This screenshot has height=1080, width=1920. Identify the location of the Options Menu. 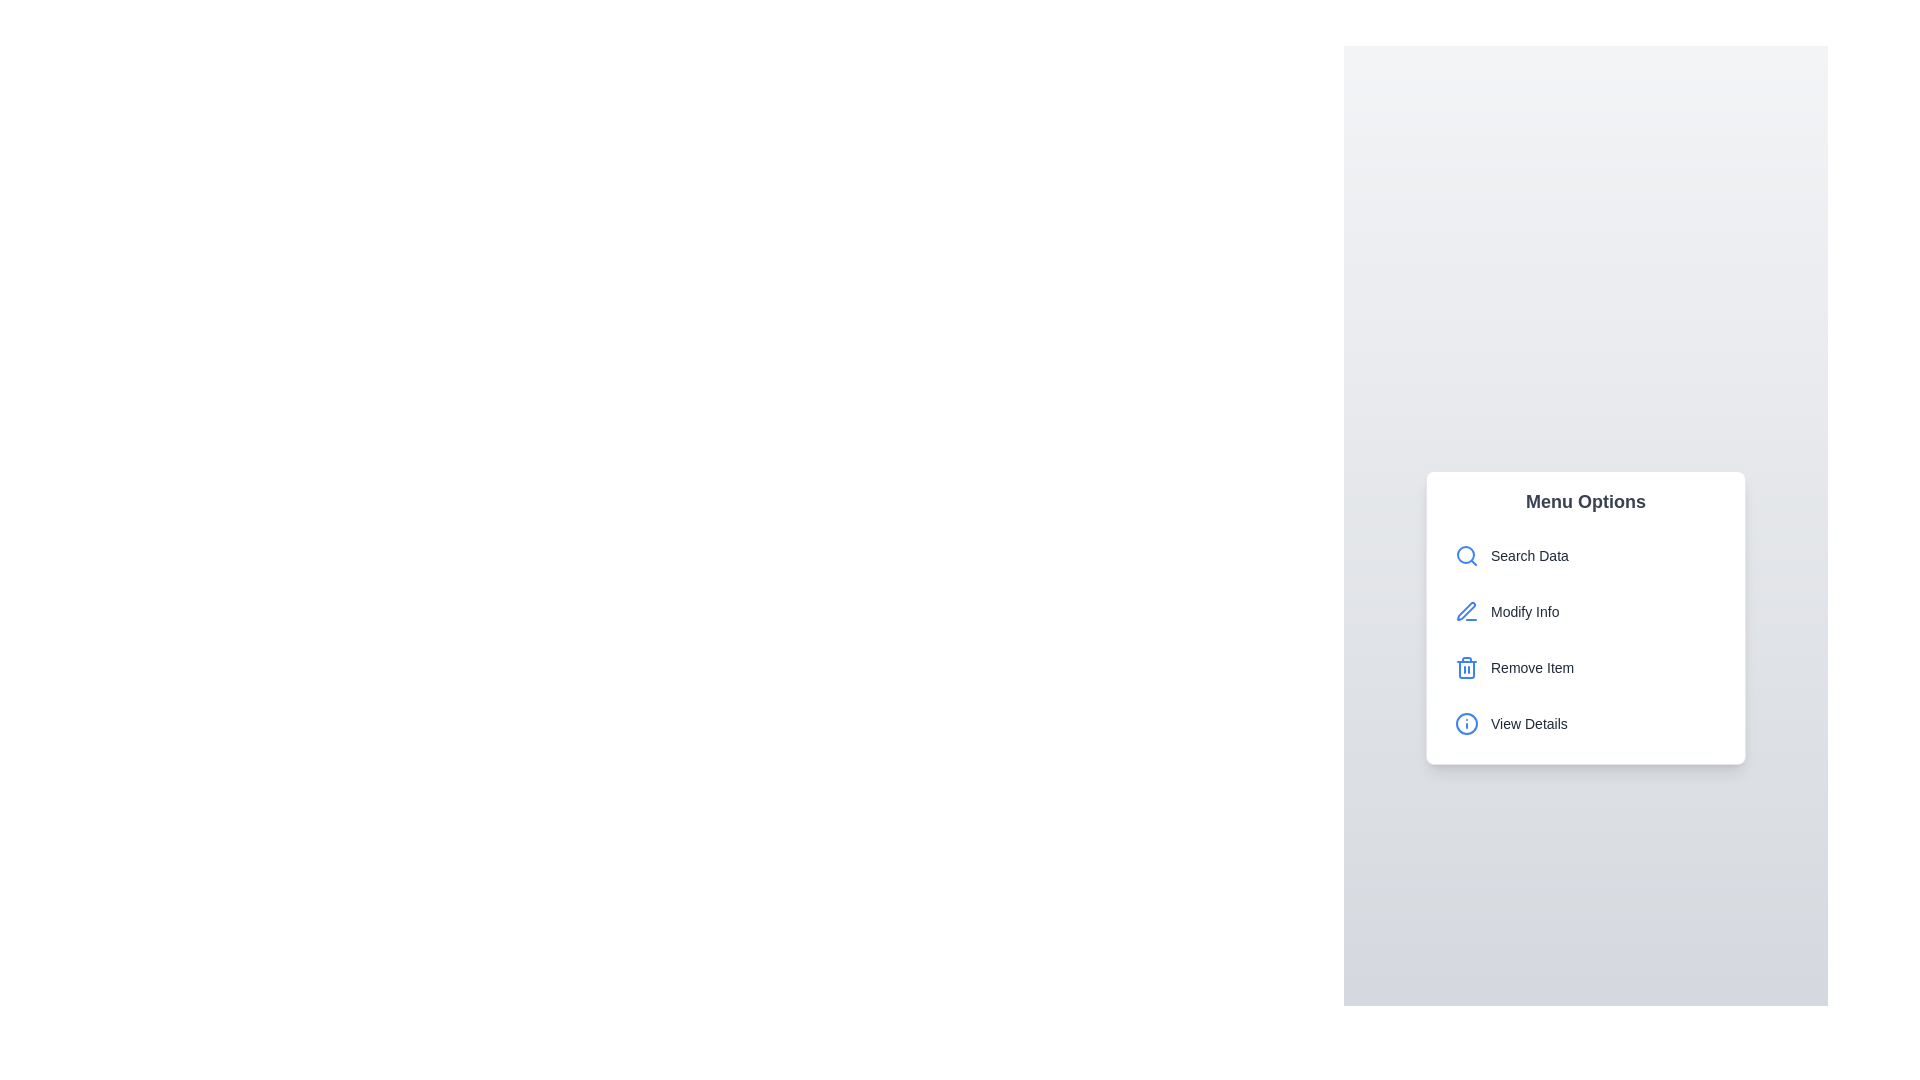
(1584, 616).